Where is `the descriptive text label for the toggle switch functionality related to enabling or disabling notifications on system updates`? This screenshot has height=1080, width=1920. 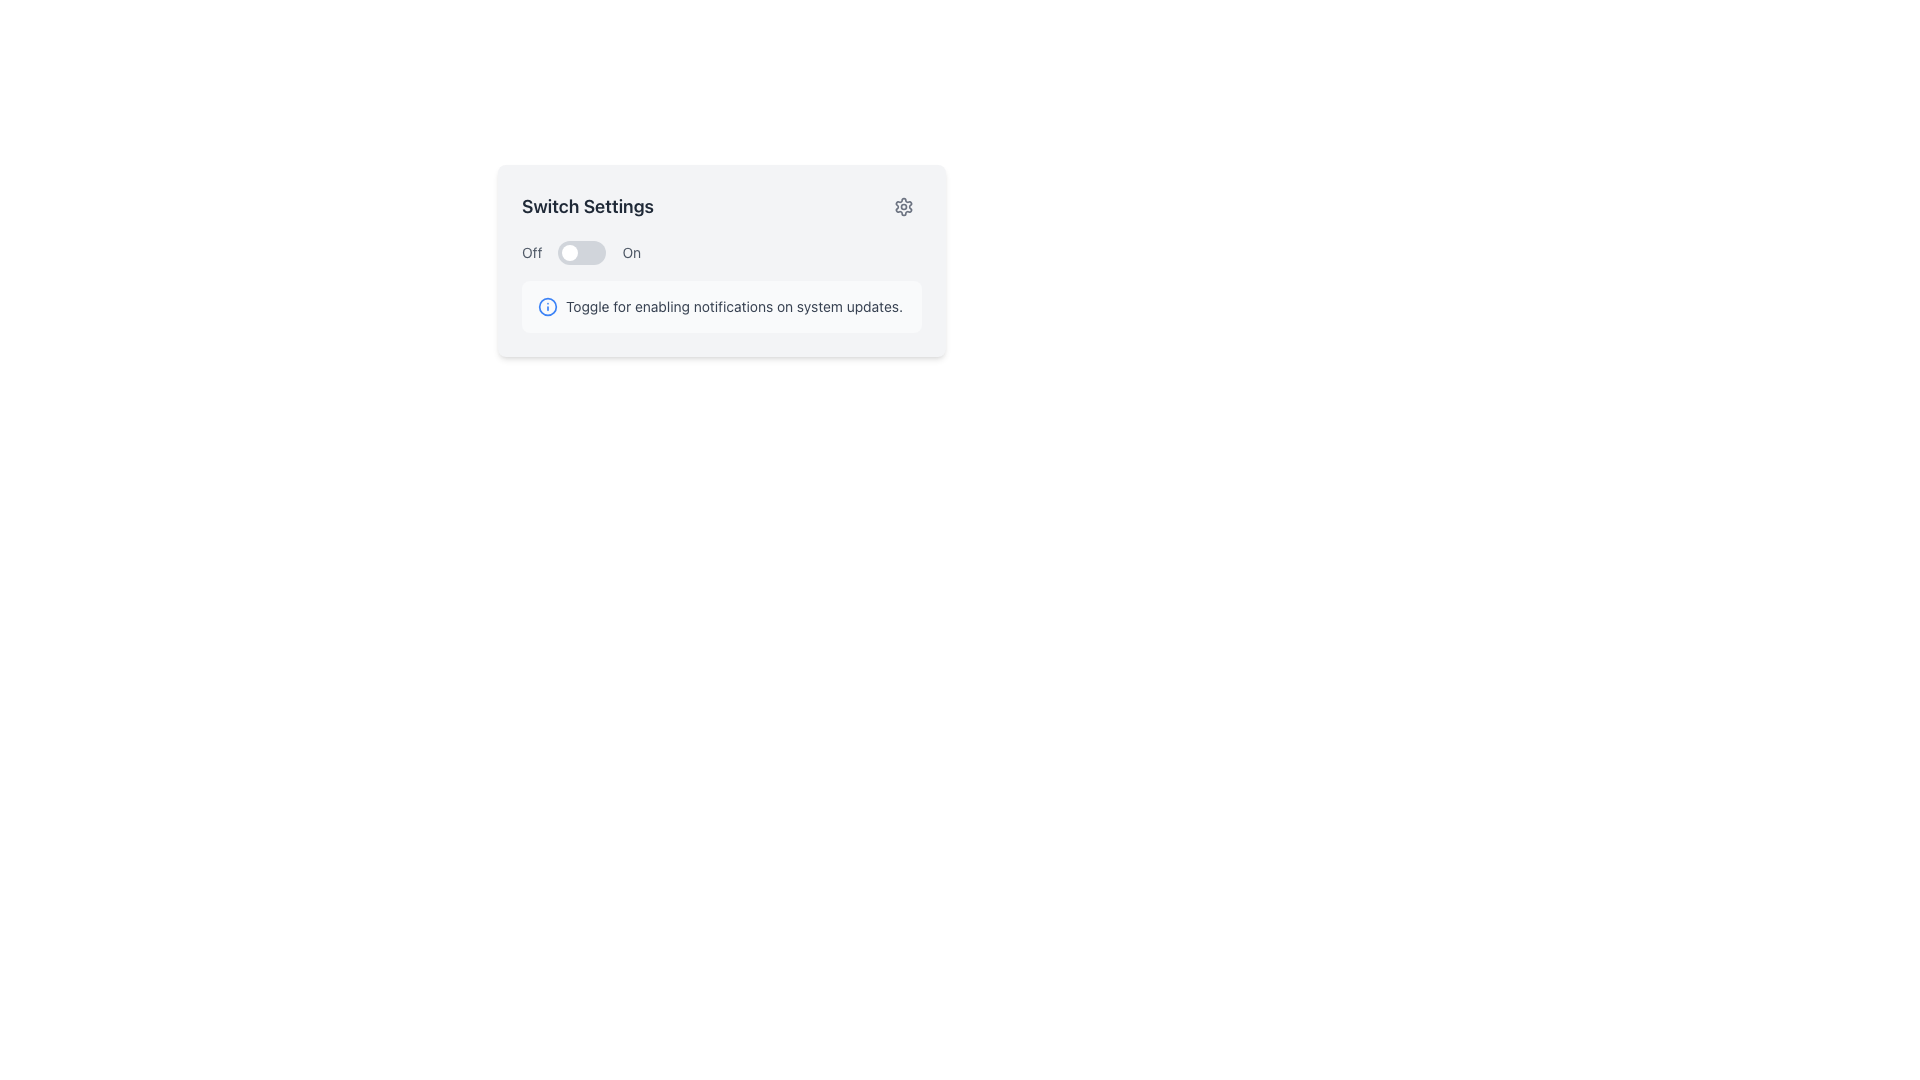 the descriptive text label for the toggle switch functionality related to enabling or disabling notifications on system updates is located at coordinates (733, 307).